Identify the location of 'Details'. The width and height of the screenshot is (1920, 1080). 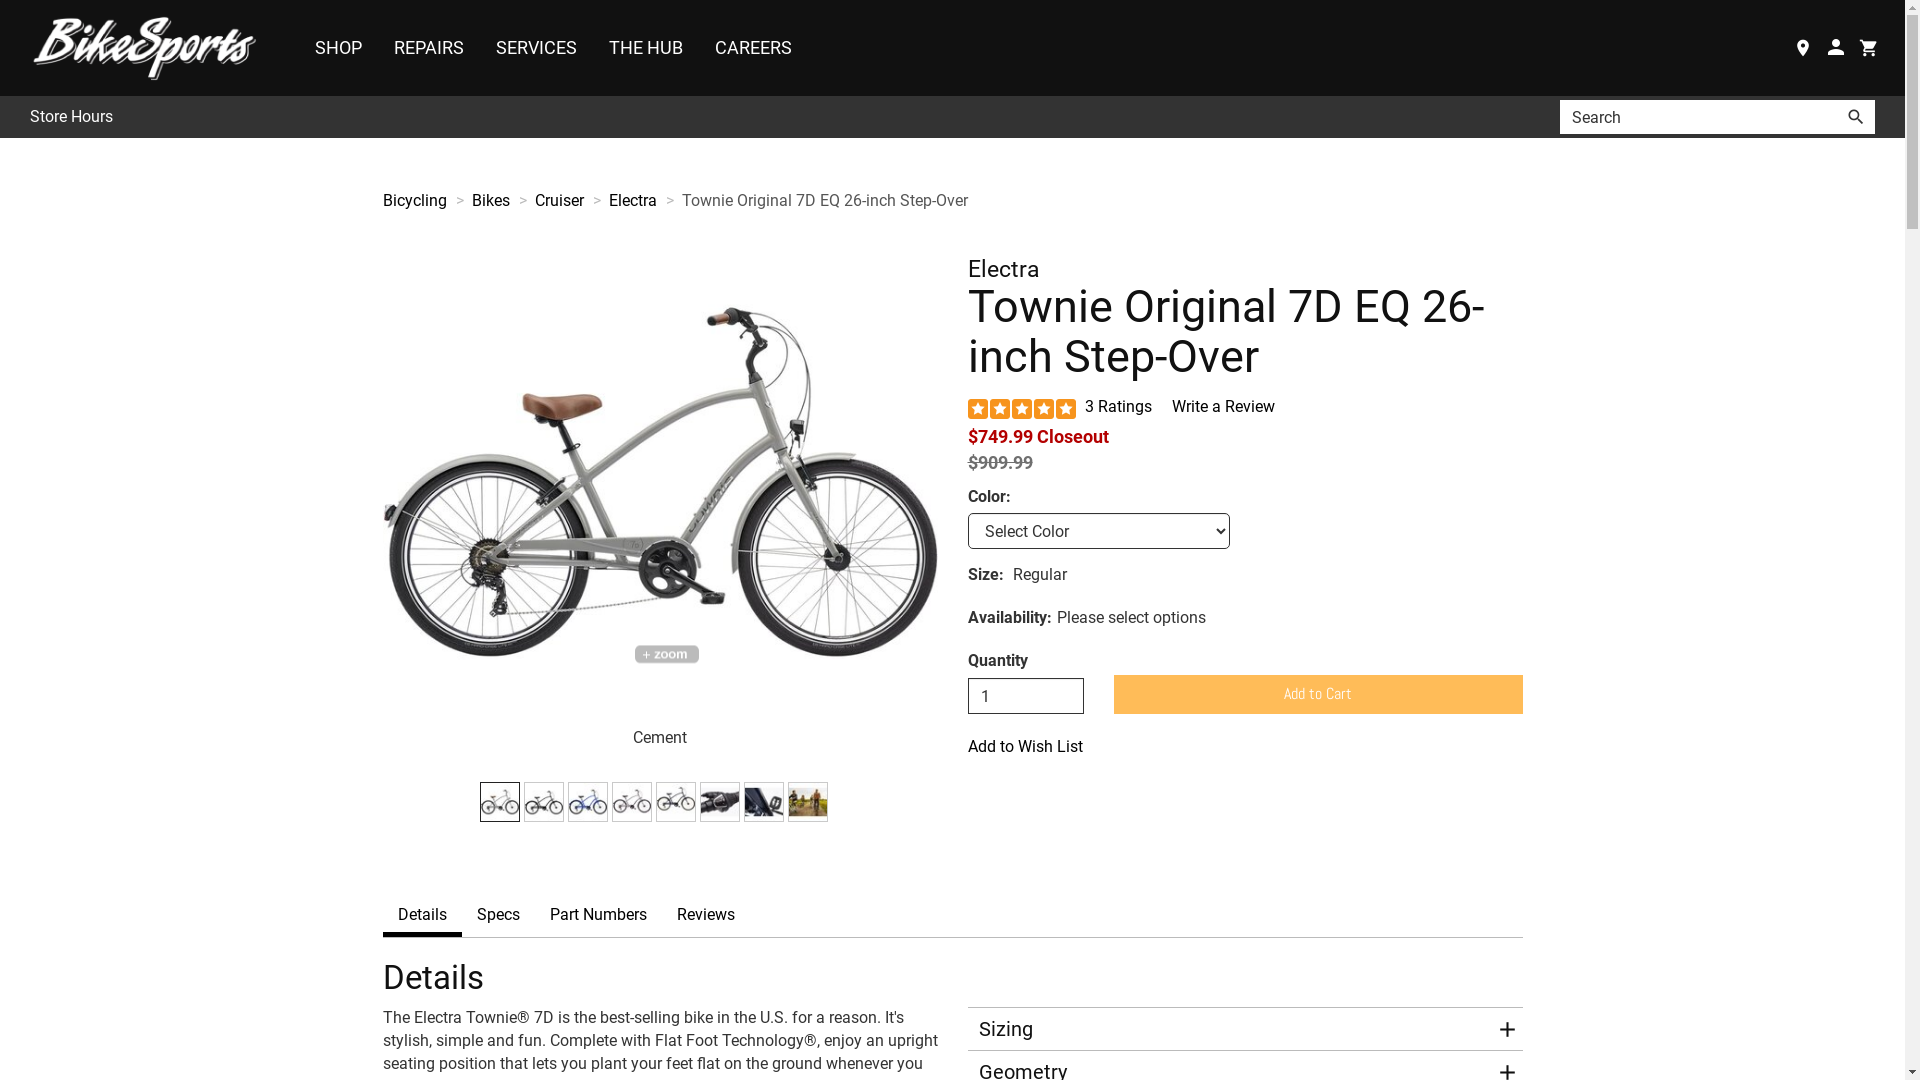
(420, 915).